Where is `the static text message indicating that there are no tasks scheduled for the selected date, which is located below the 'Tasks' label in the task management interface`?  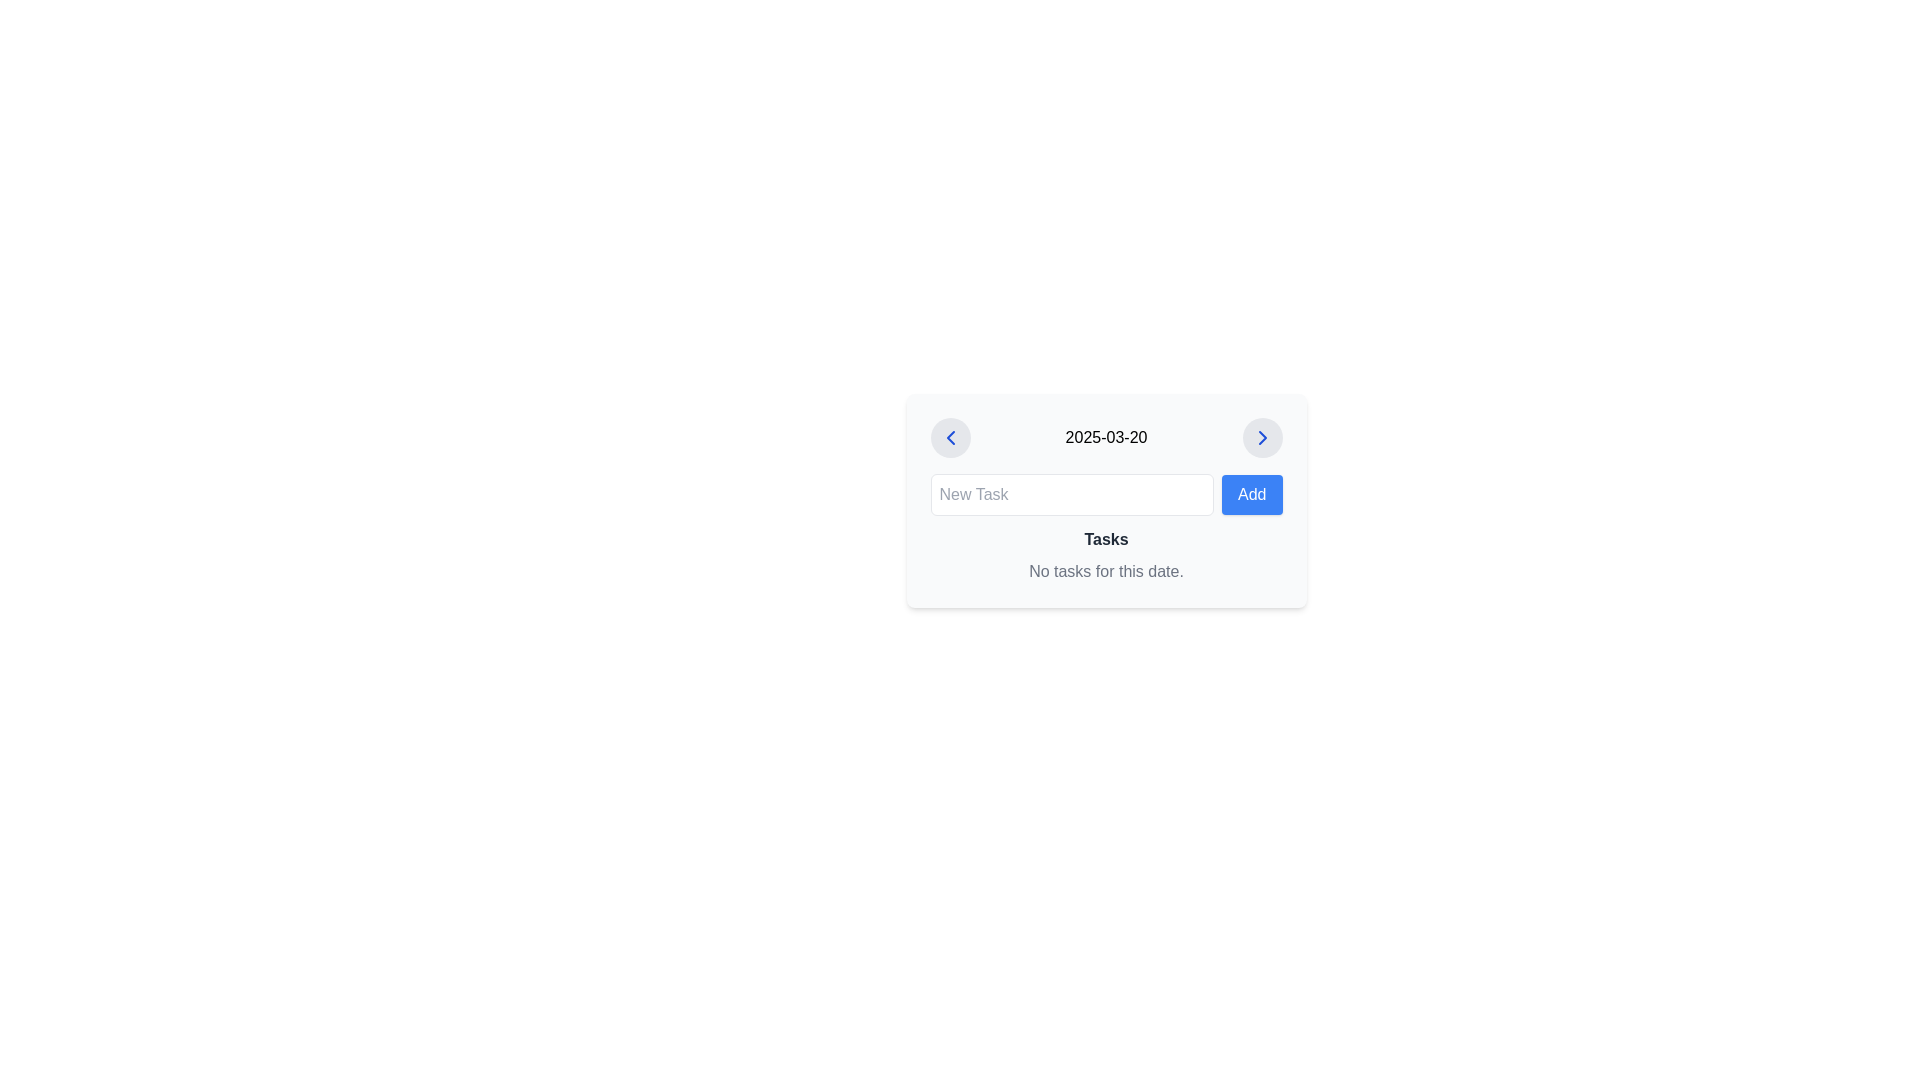 the static text message indicating that there are no tasks scheduled for the selected date, which is located below the 'Tasks' label in the task management interface is located at coordinates (1105, 571).